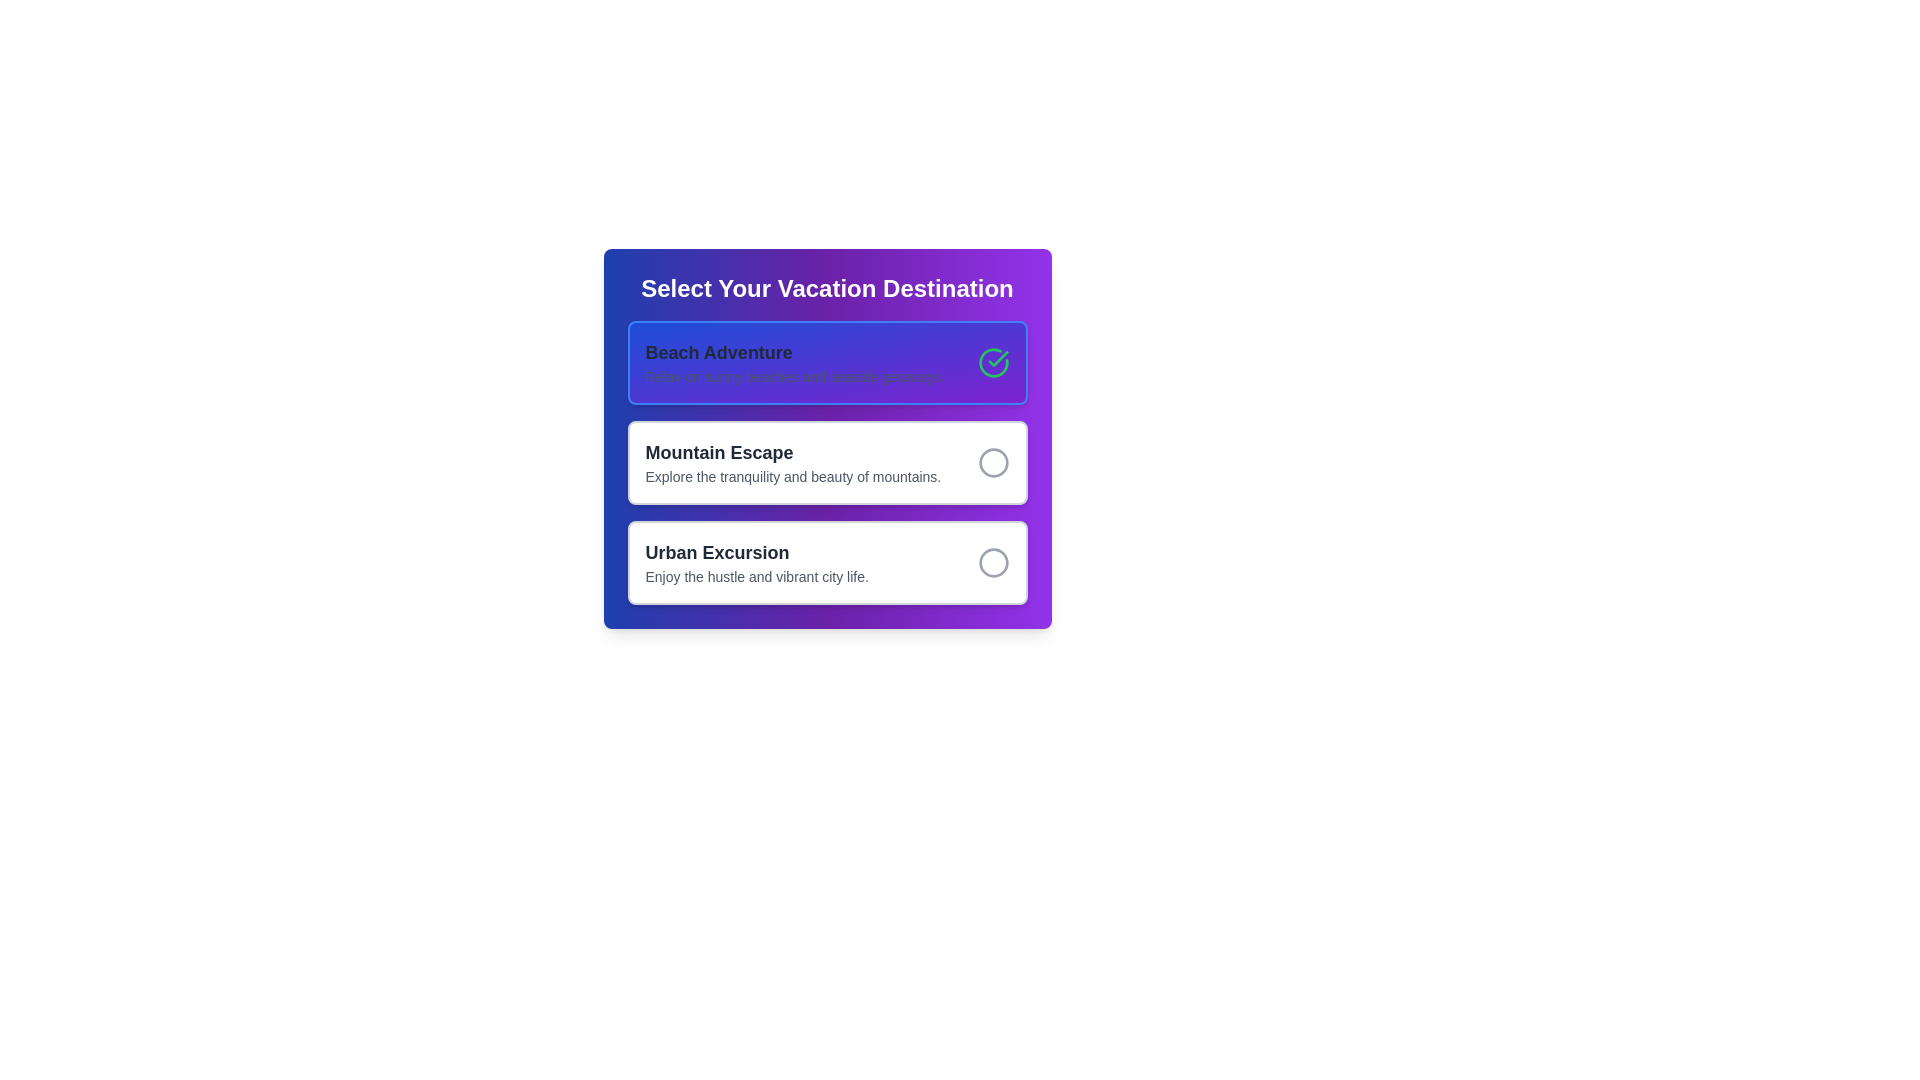 The image size is (1920, 1080). What do you see at coordinates (993, 362) in the screenshot?
I see `the Checkmark icon located at the top-right corner of the 'Beach Adventure' option to deselect this vacation destination` at bounding box center [993, 362].